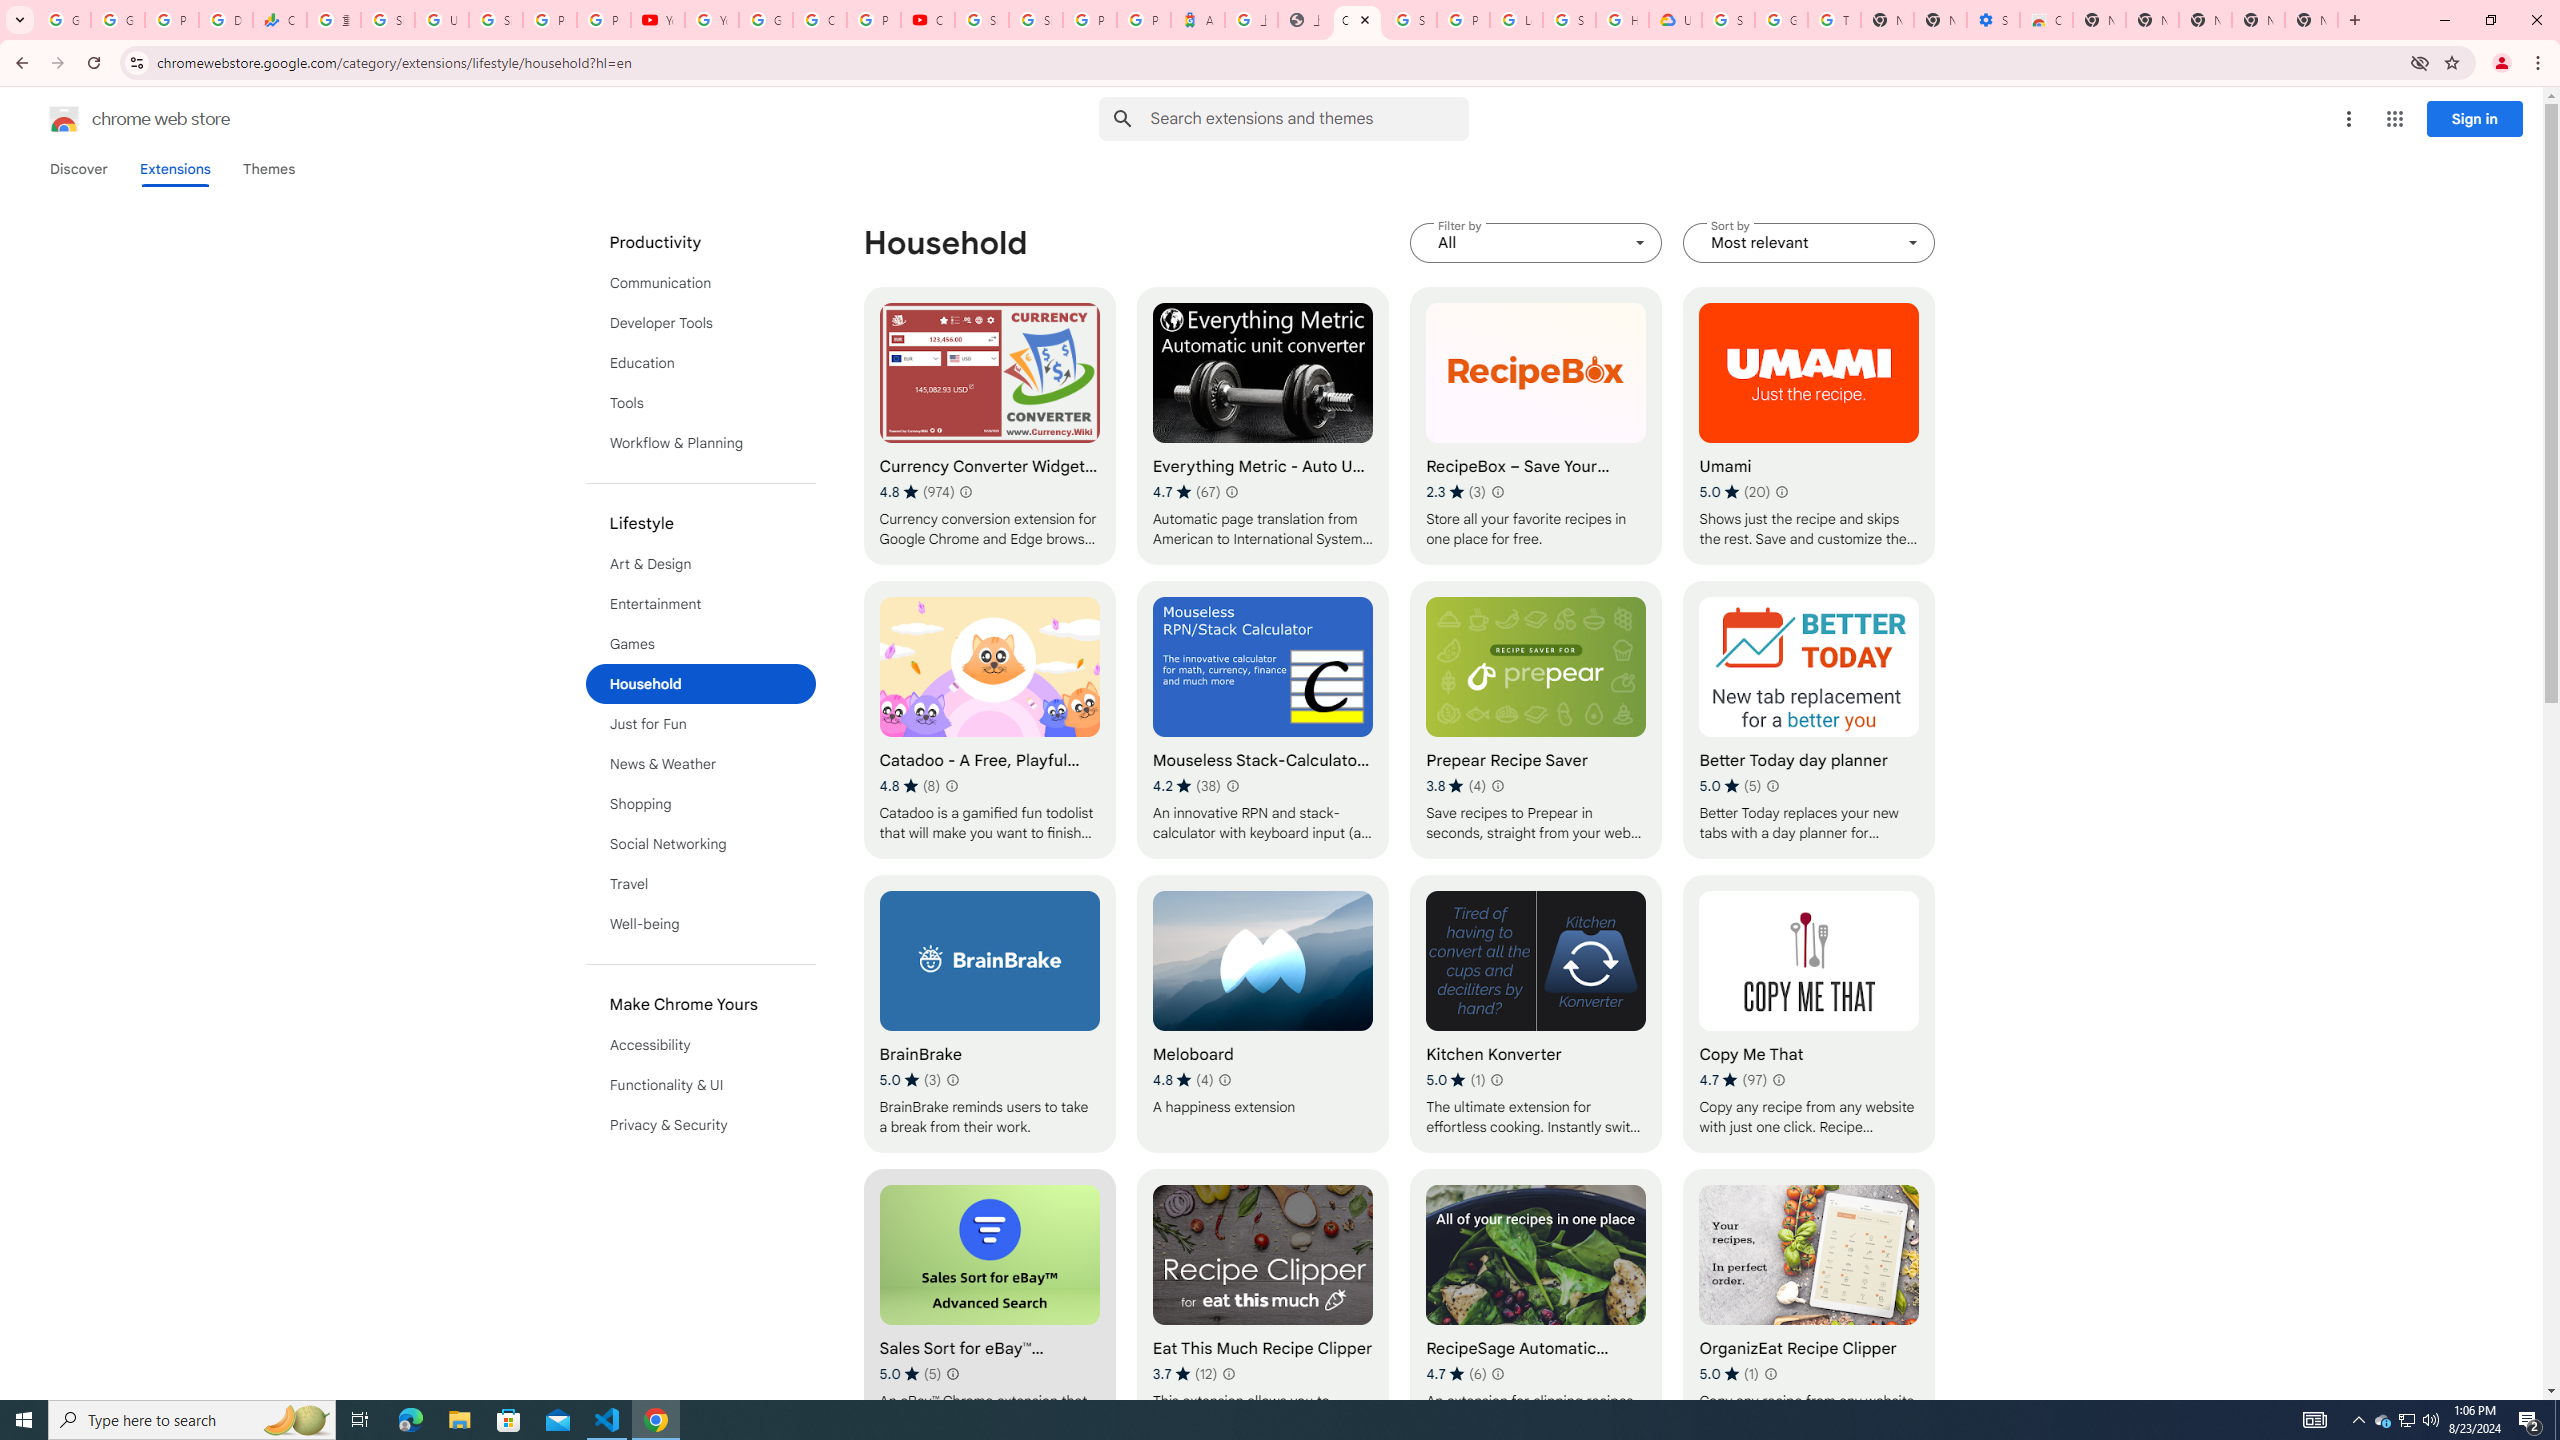 This screenshot has width=2560, height=1440. What do you see at coordinates (268, 168) in the screenshot?
I see `'Themes'` at bounding box center [268, 168].